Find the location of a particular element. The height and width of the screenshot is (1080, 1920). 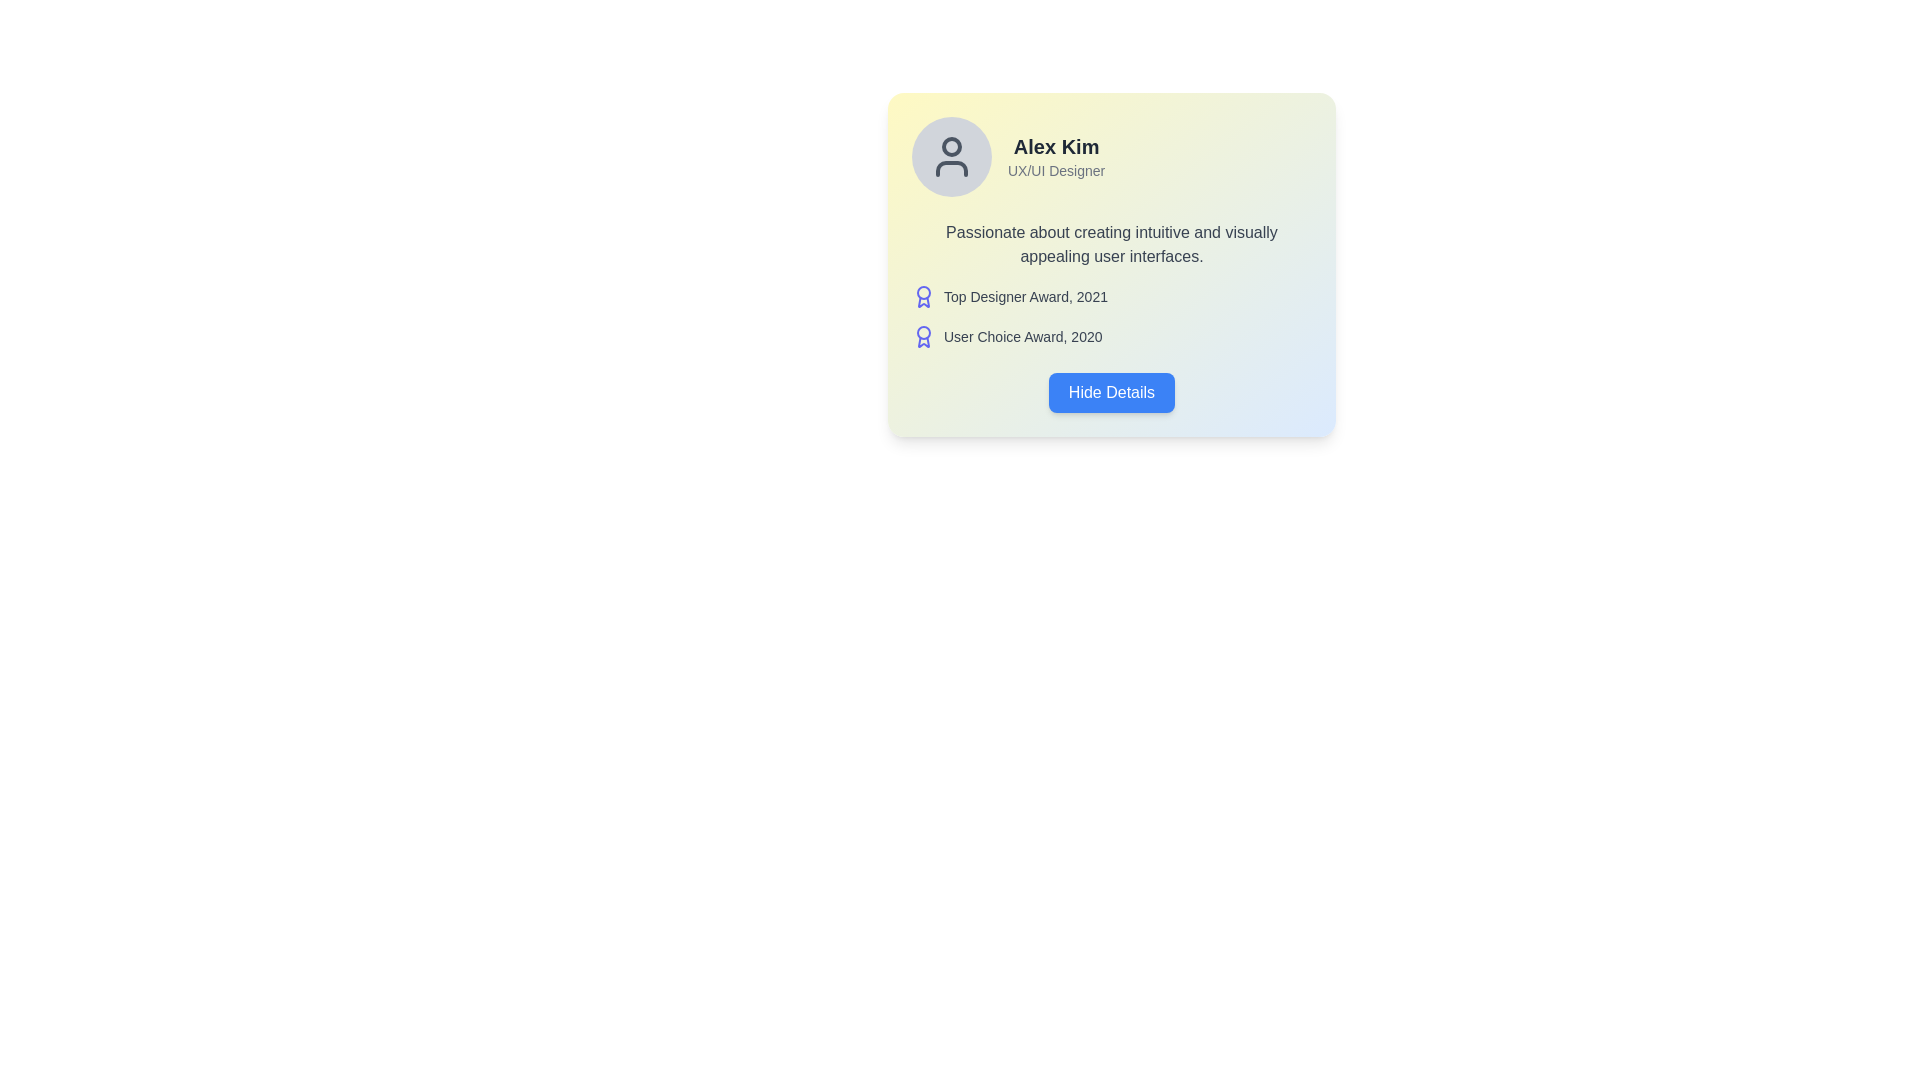

the circular profile image placeholder, which has a light gray background and a dark gray user icon at its center is located at coordinates (950, 156).